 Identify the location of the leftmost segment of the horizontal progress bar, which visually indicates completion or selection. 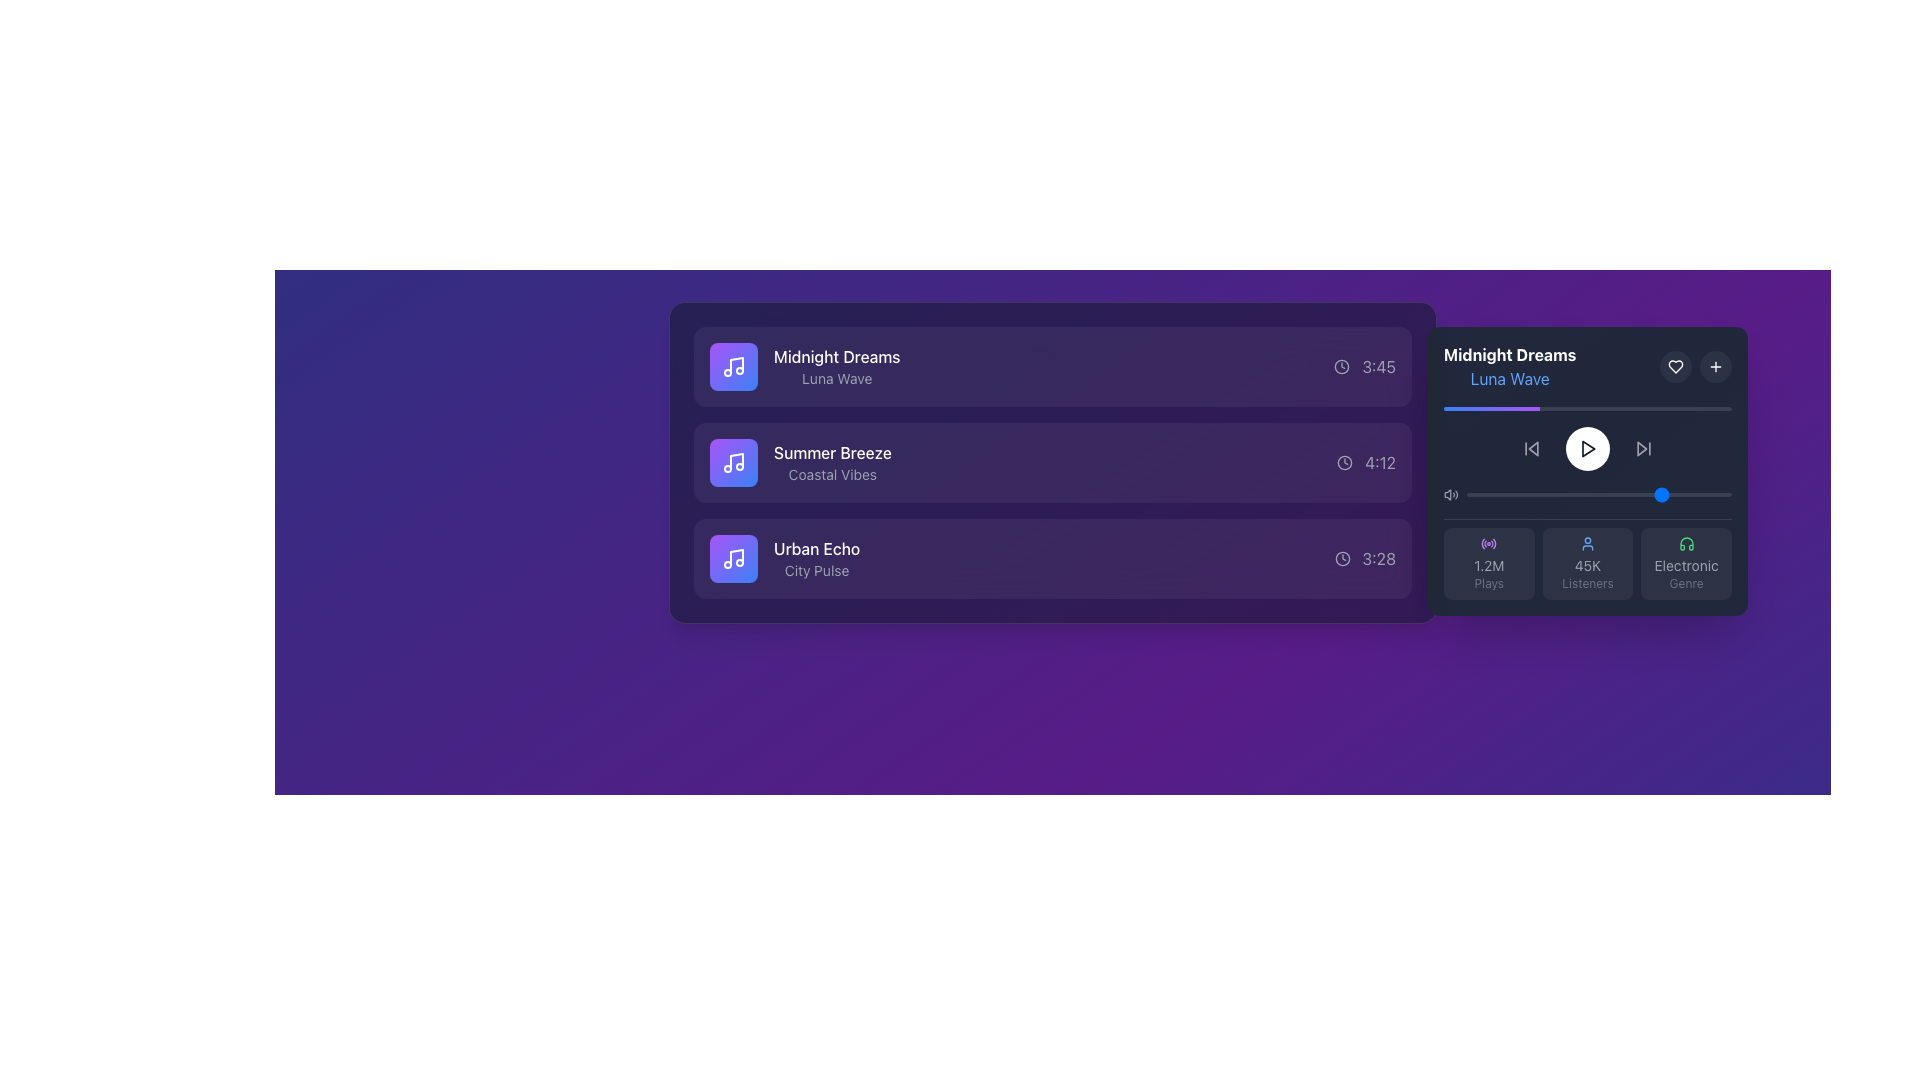
(1492, 407).